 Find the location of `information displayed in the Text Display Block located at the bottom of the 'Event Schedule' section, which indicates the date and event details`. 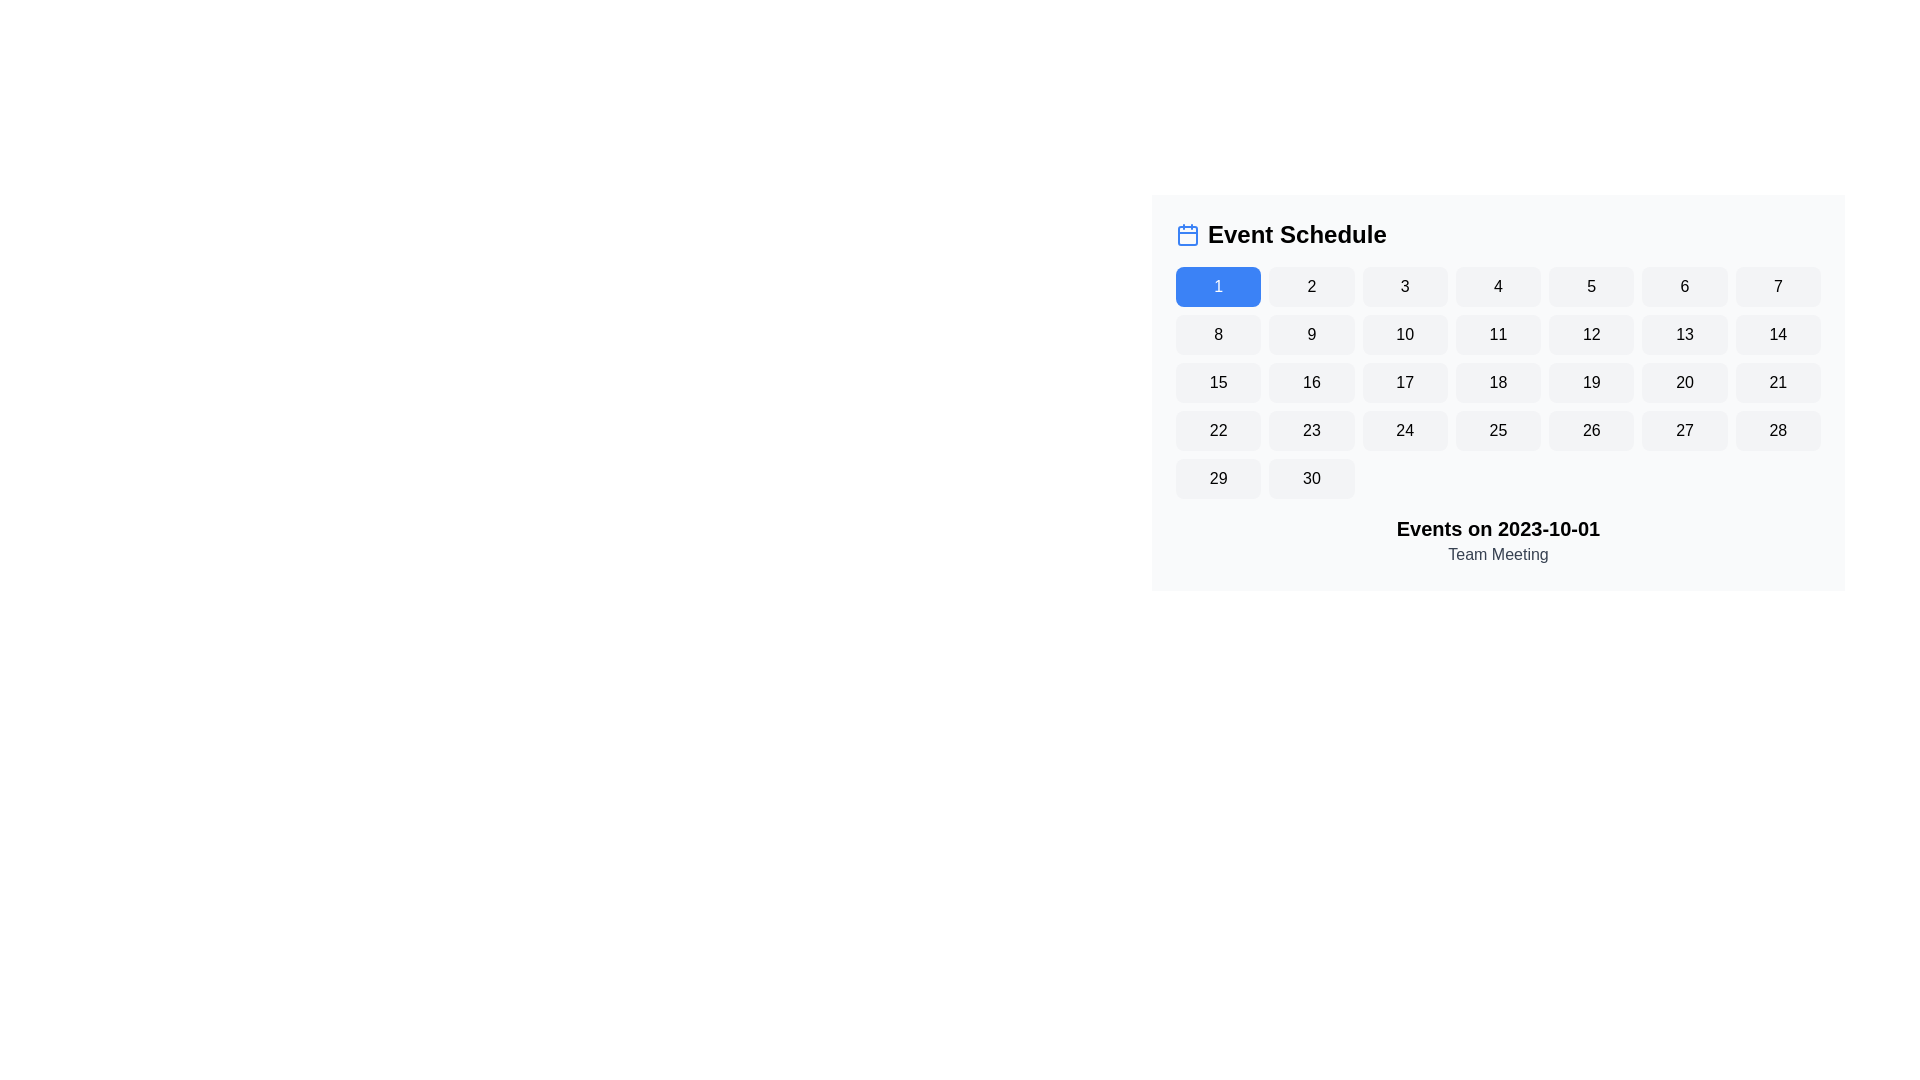

information displayed in the Text Display Block located at the bottom of the 'Event Schedule' section, which indicates the date and event details is located at coordinates (1498, 540).